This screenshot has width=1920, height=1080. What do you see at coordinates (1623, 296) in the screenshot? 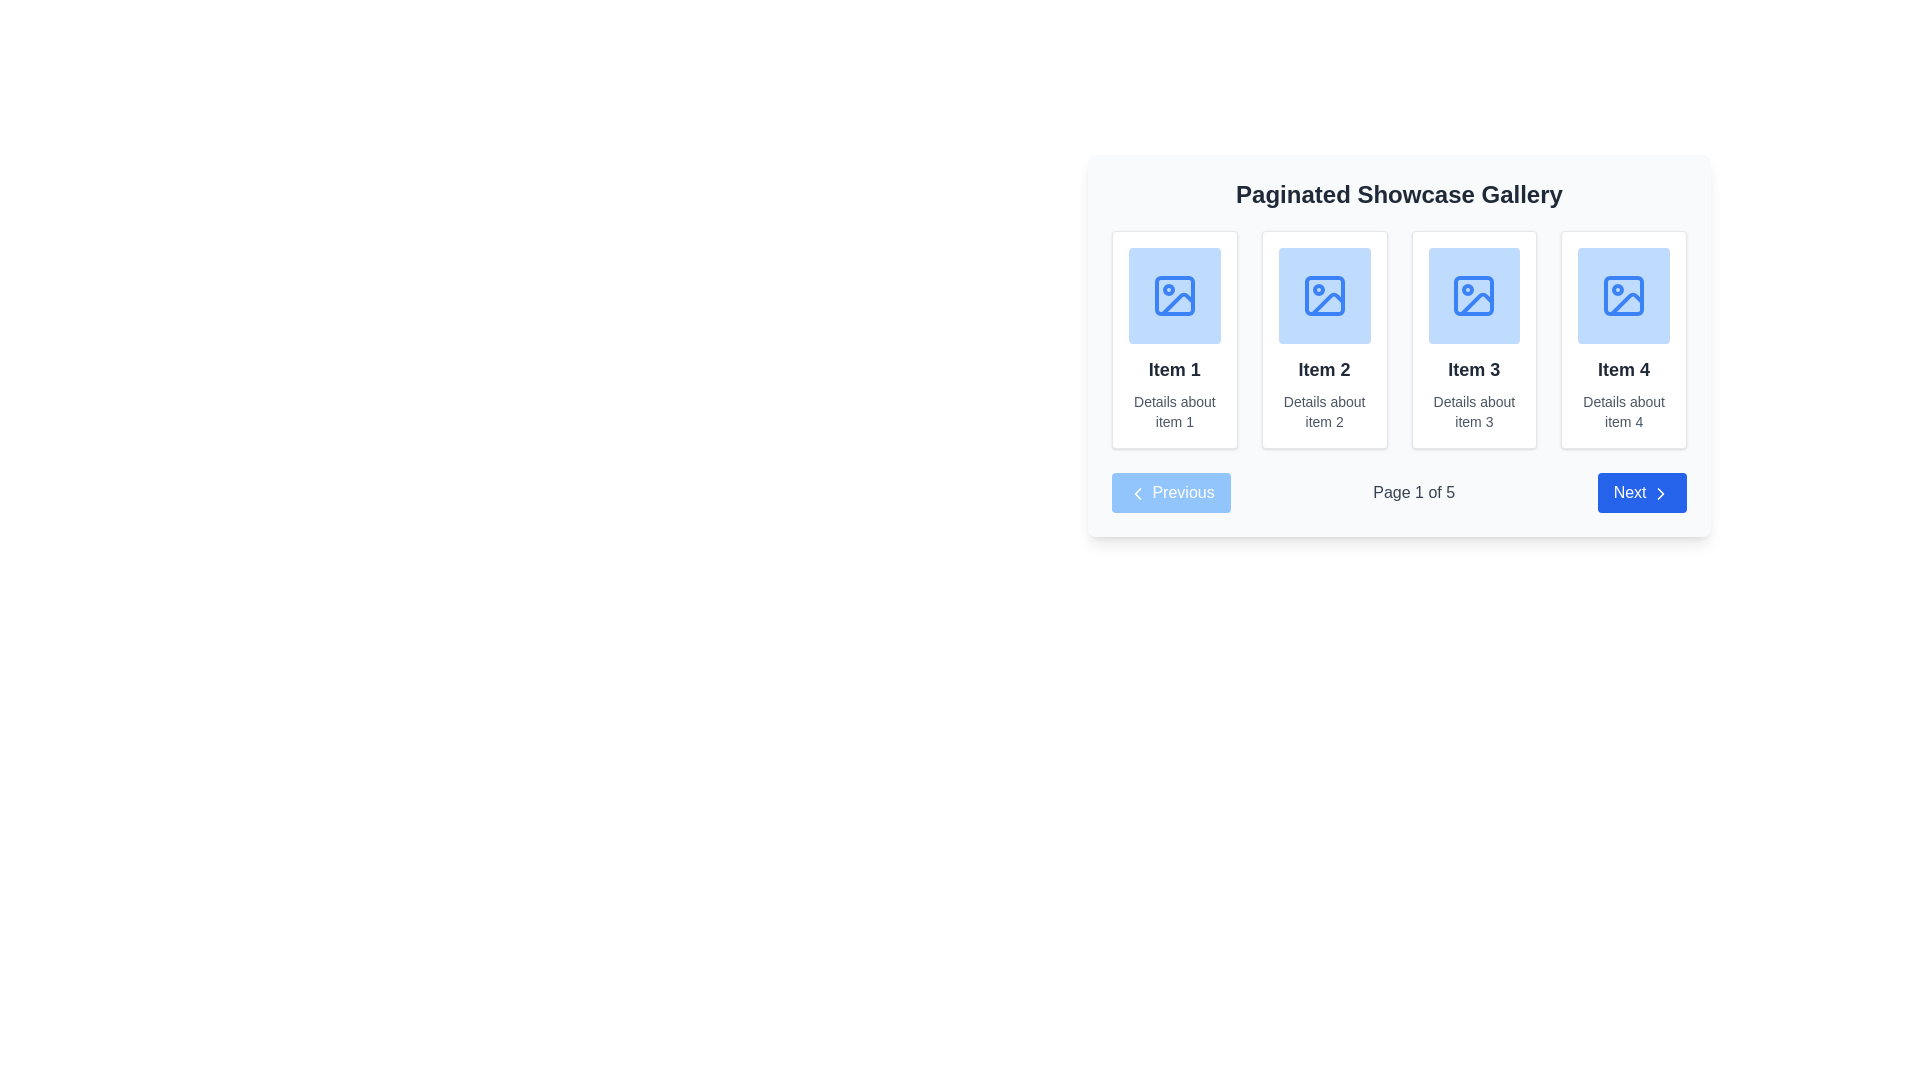
I see `the icon located within the fourth card titled 'Item 4' in the 'Paginated Showcase Gallery' interface, positioned towards the far-right of the card layout, adjacent to the 'Next' button` at bounding box center [1623, 296].